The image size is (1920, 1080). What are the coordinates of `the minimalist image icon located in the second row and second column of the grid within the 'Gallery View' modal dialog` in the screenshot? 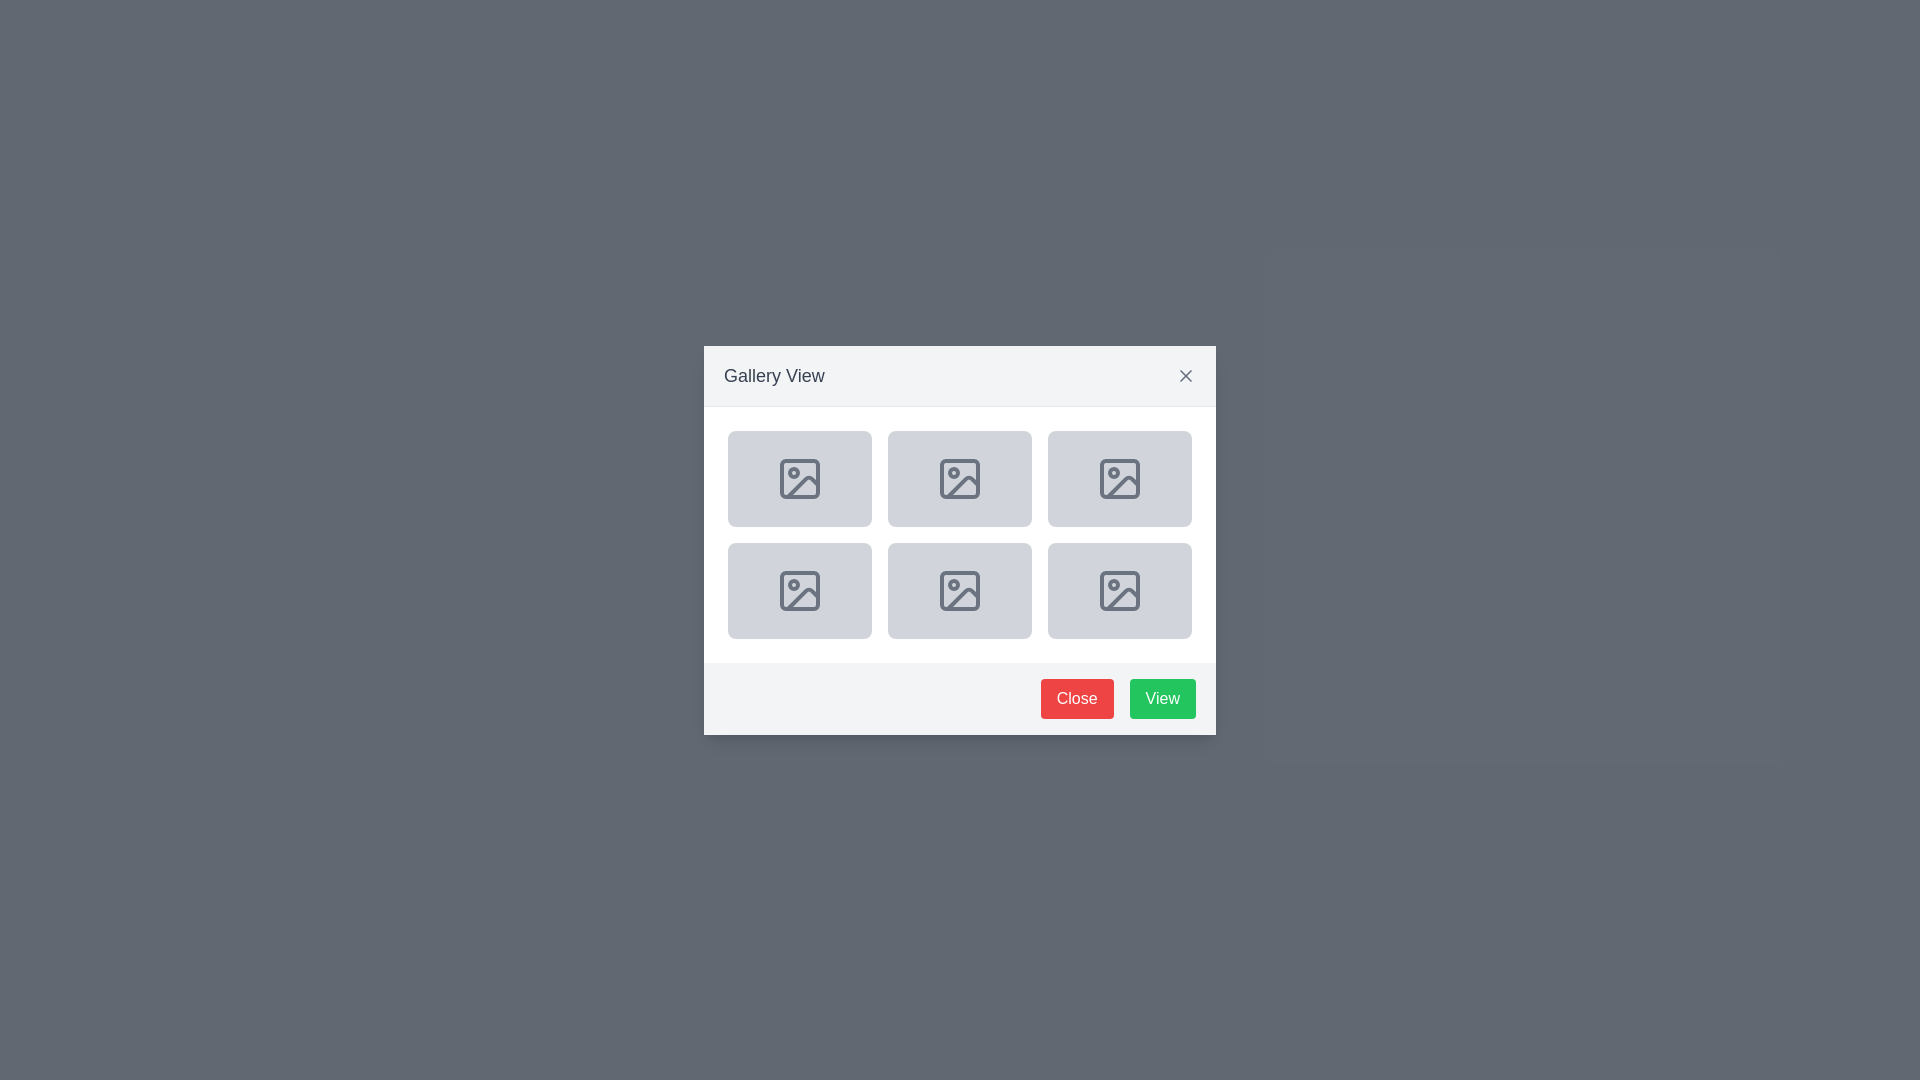 It's located at (960, 478).